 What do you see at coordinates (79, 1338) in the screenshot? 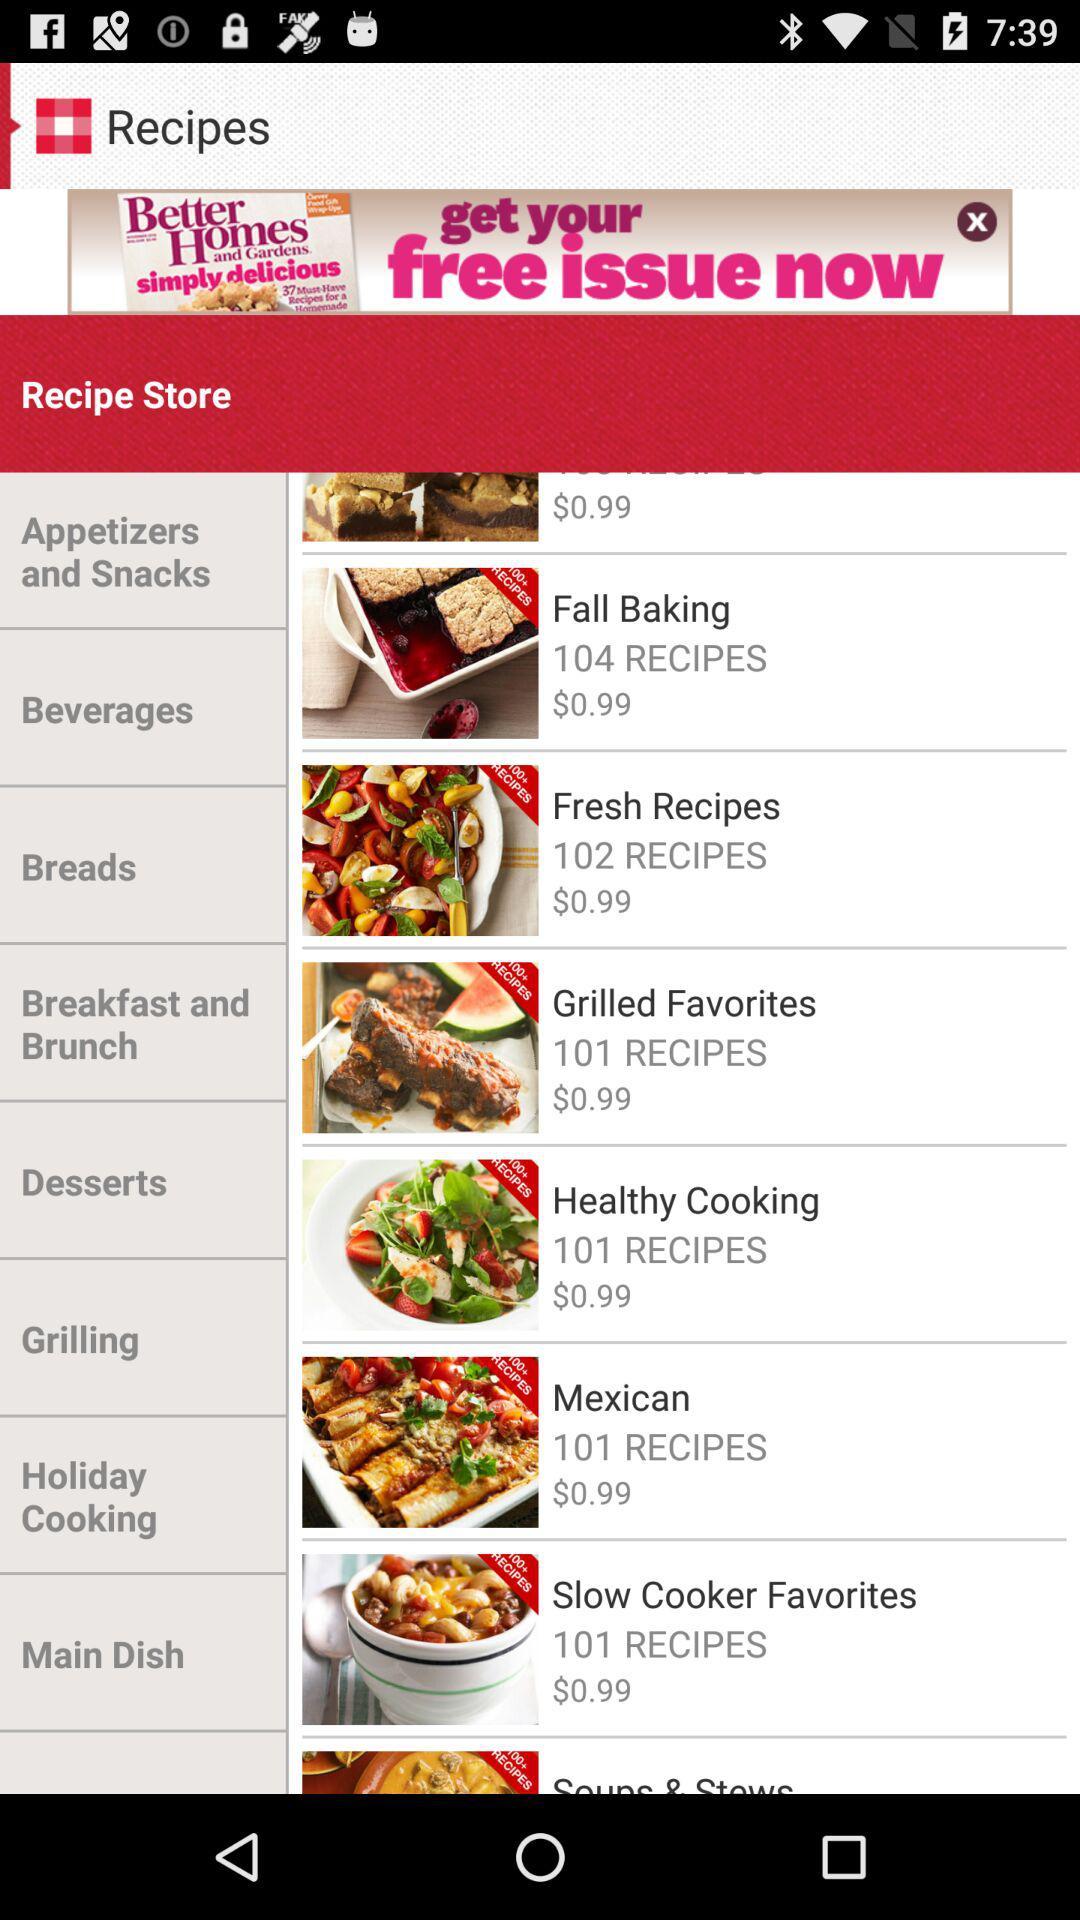
I see `the grilling` at bounding box center [79, 1338].